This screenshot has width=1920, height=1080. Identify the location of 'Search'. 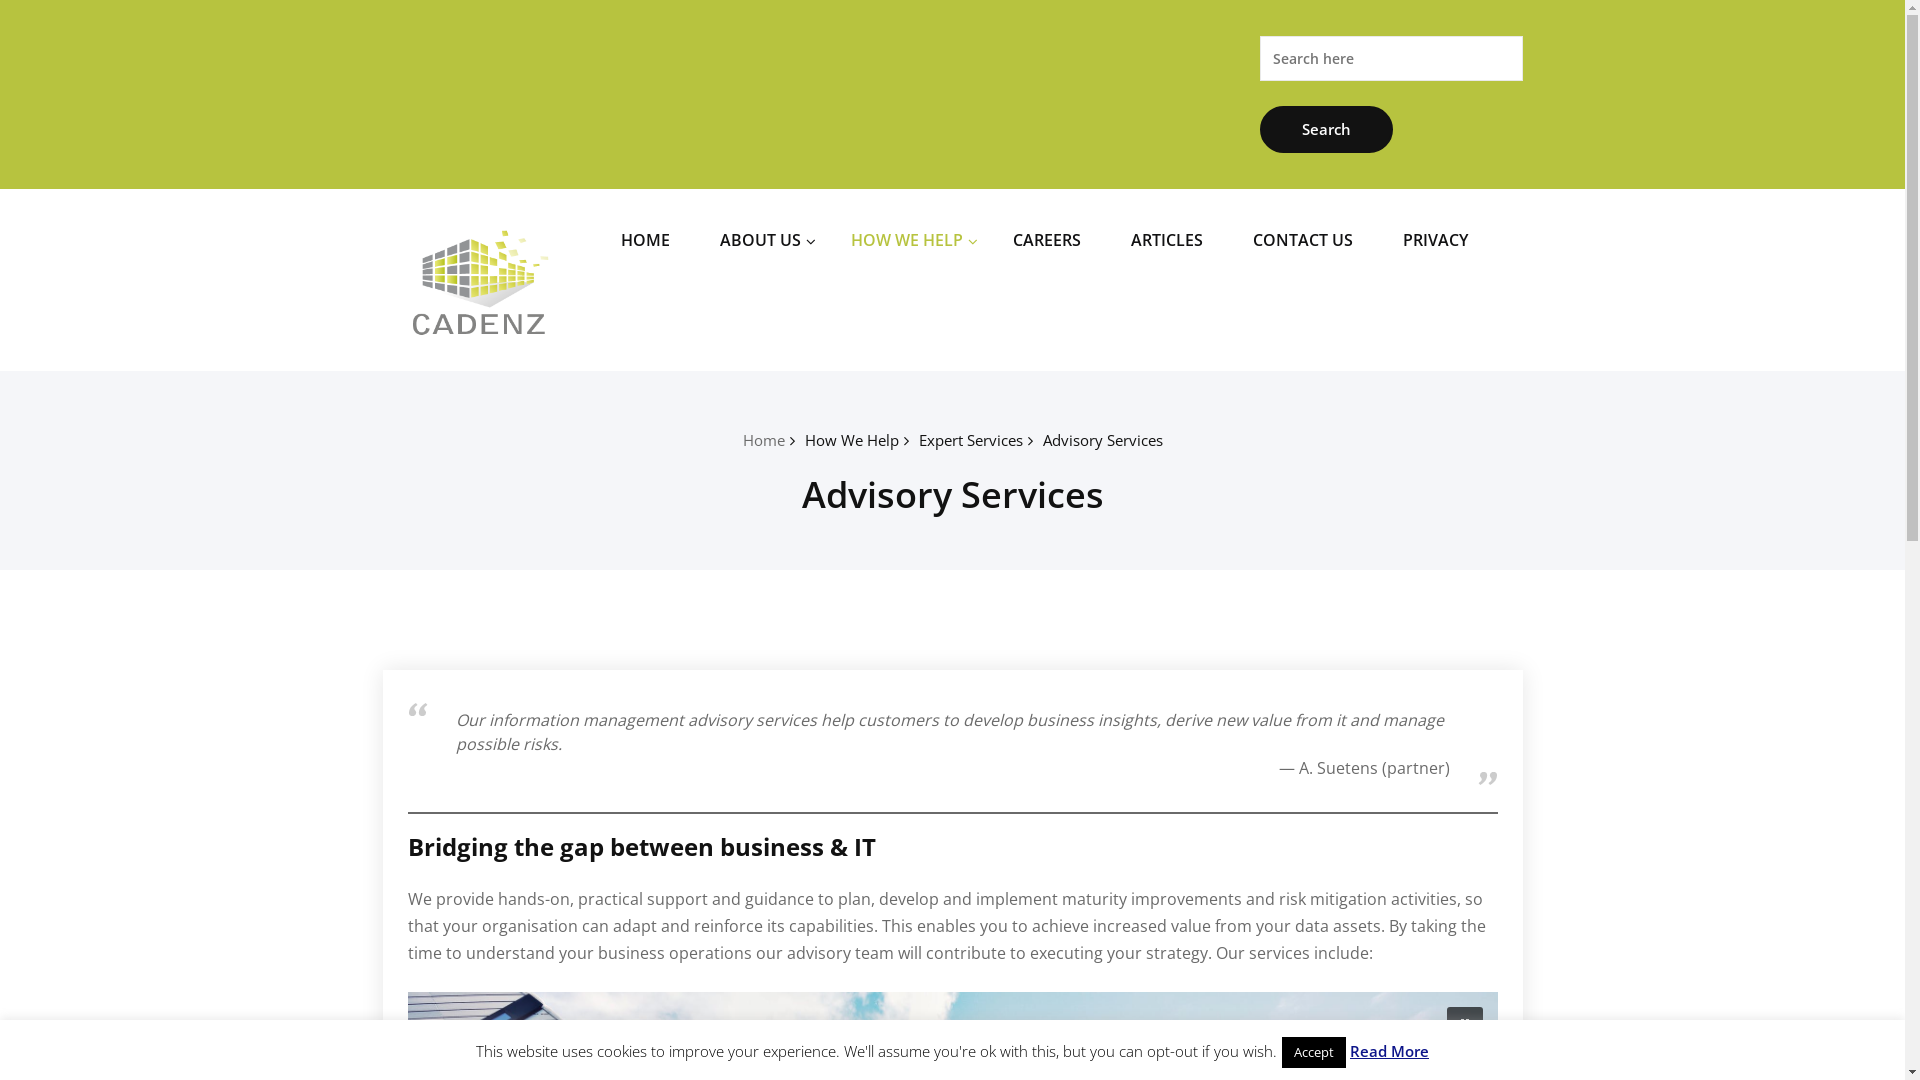
(1326, 129).